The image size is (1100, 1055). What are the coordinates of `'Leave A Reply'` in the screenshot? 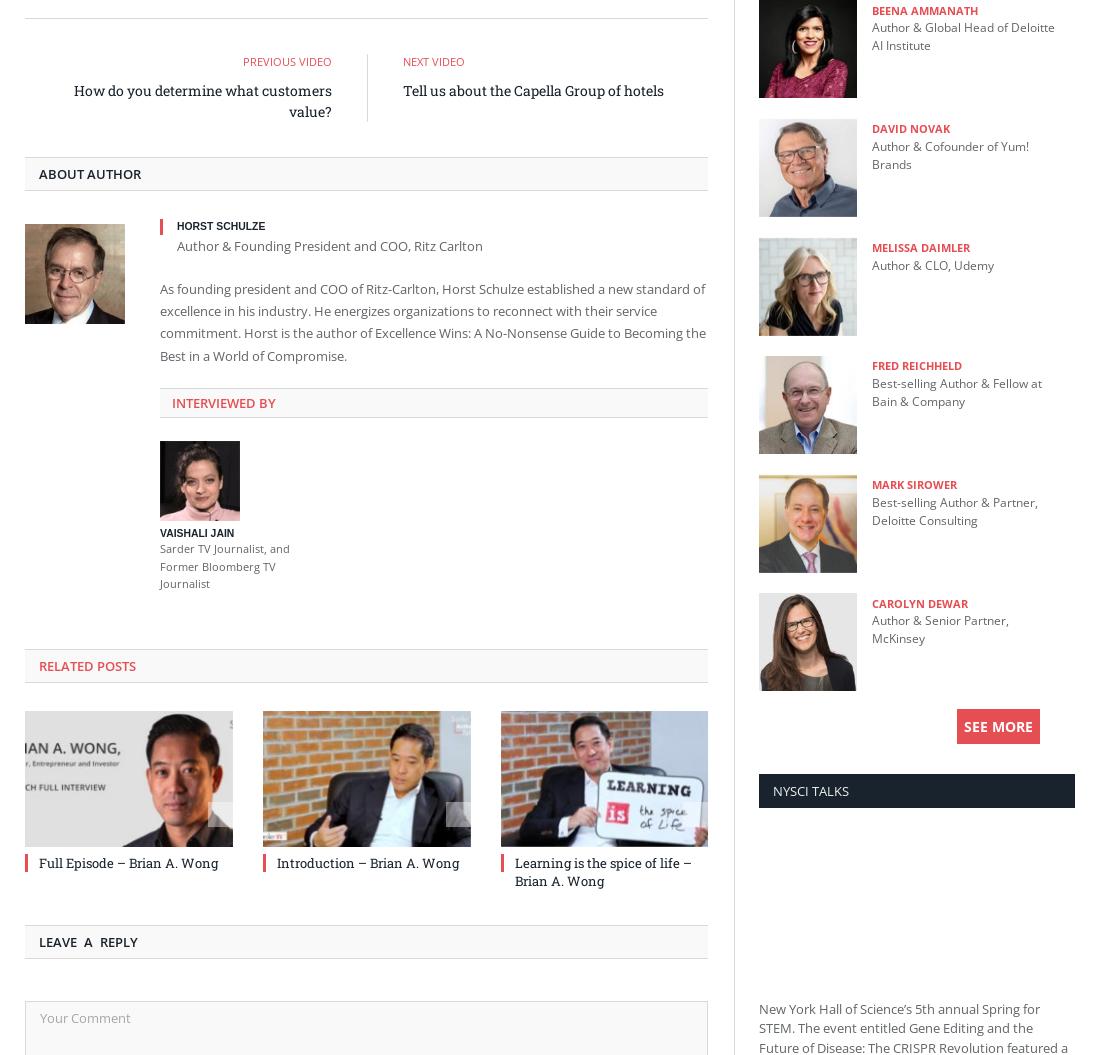 It's located at (88, 940).